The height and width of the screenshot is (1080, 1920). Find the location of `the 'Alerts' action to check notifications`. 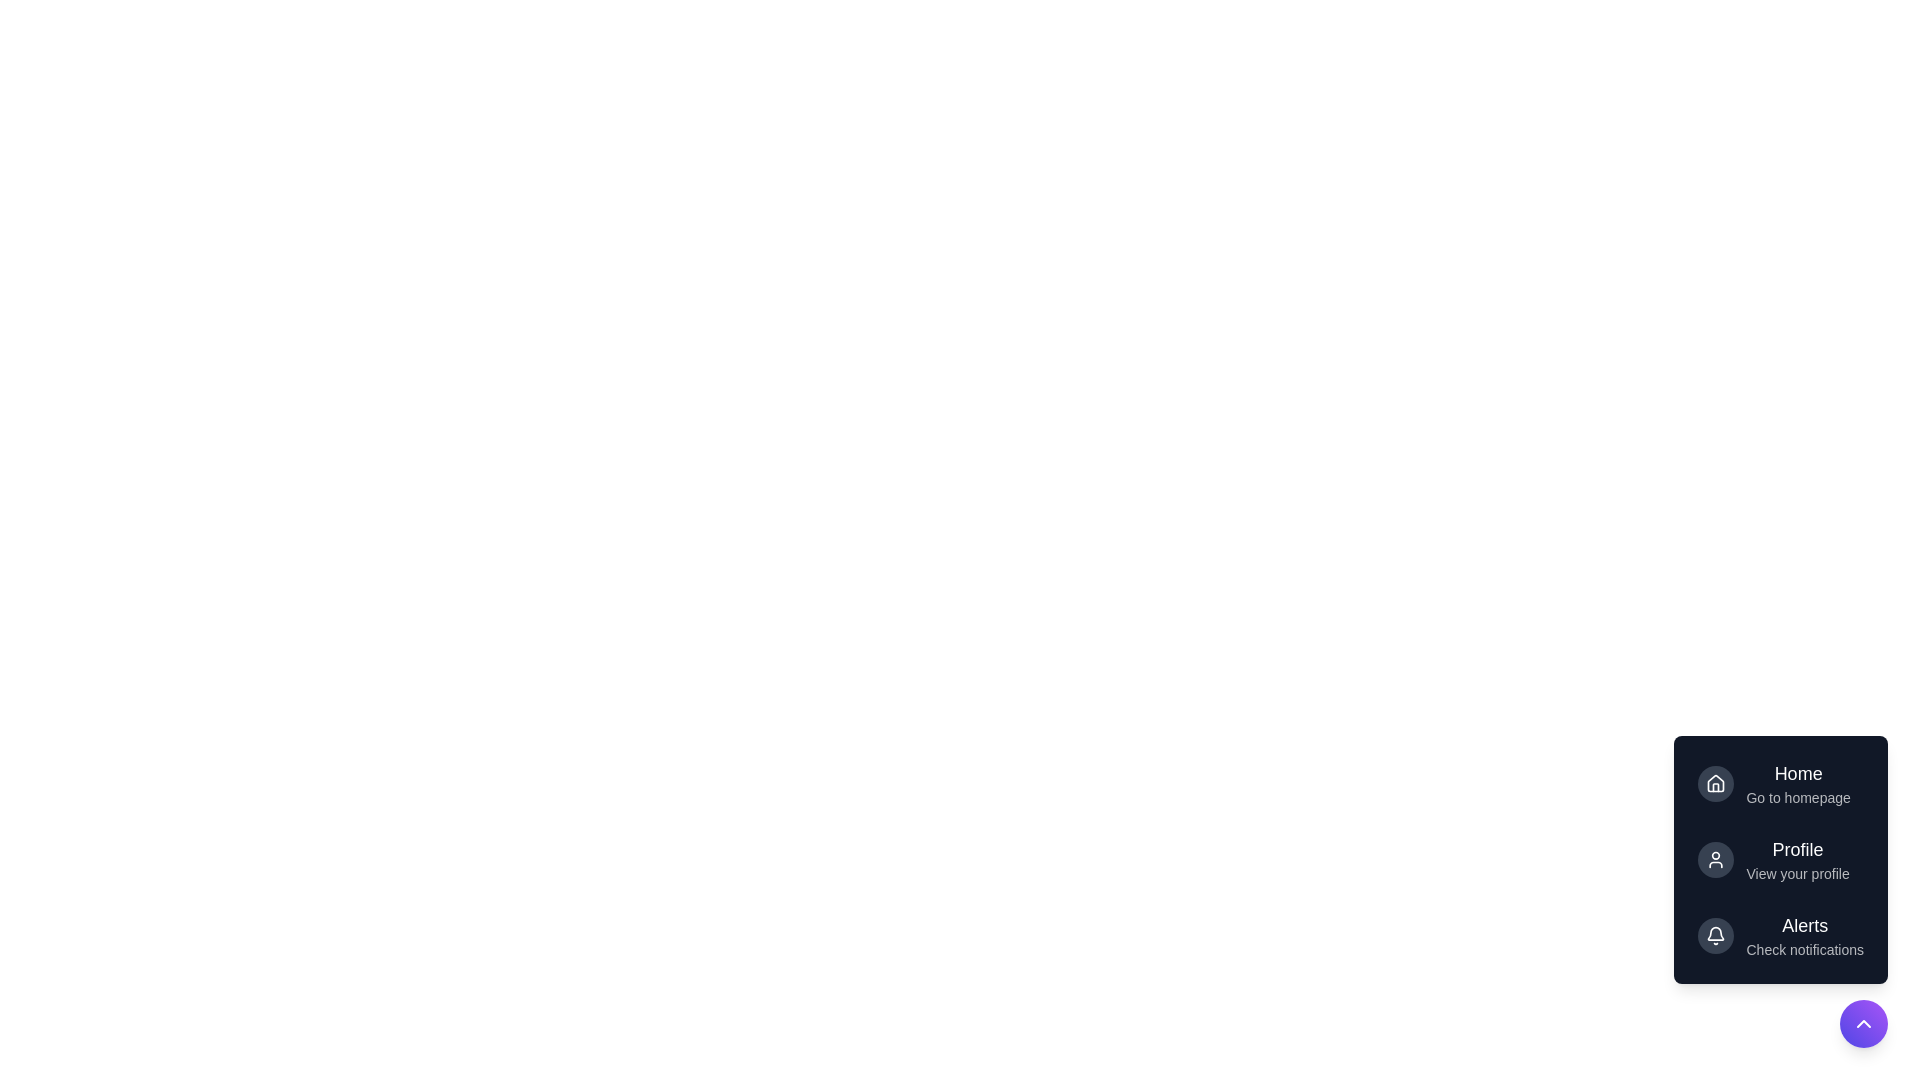

the 'Alerts' action to check notifications is located at coordinates (1805, 936).